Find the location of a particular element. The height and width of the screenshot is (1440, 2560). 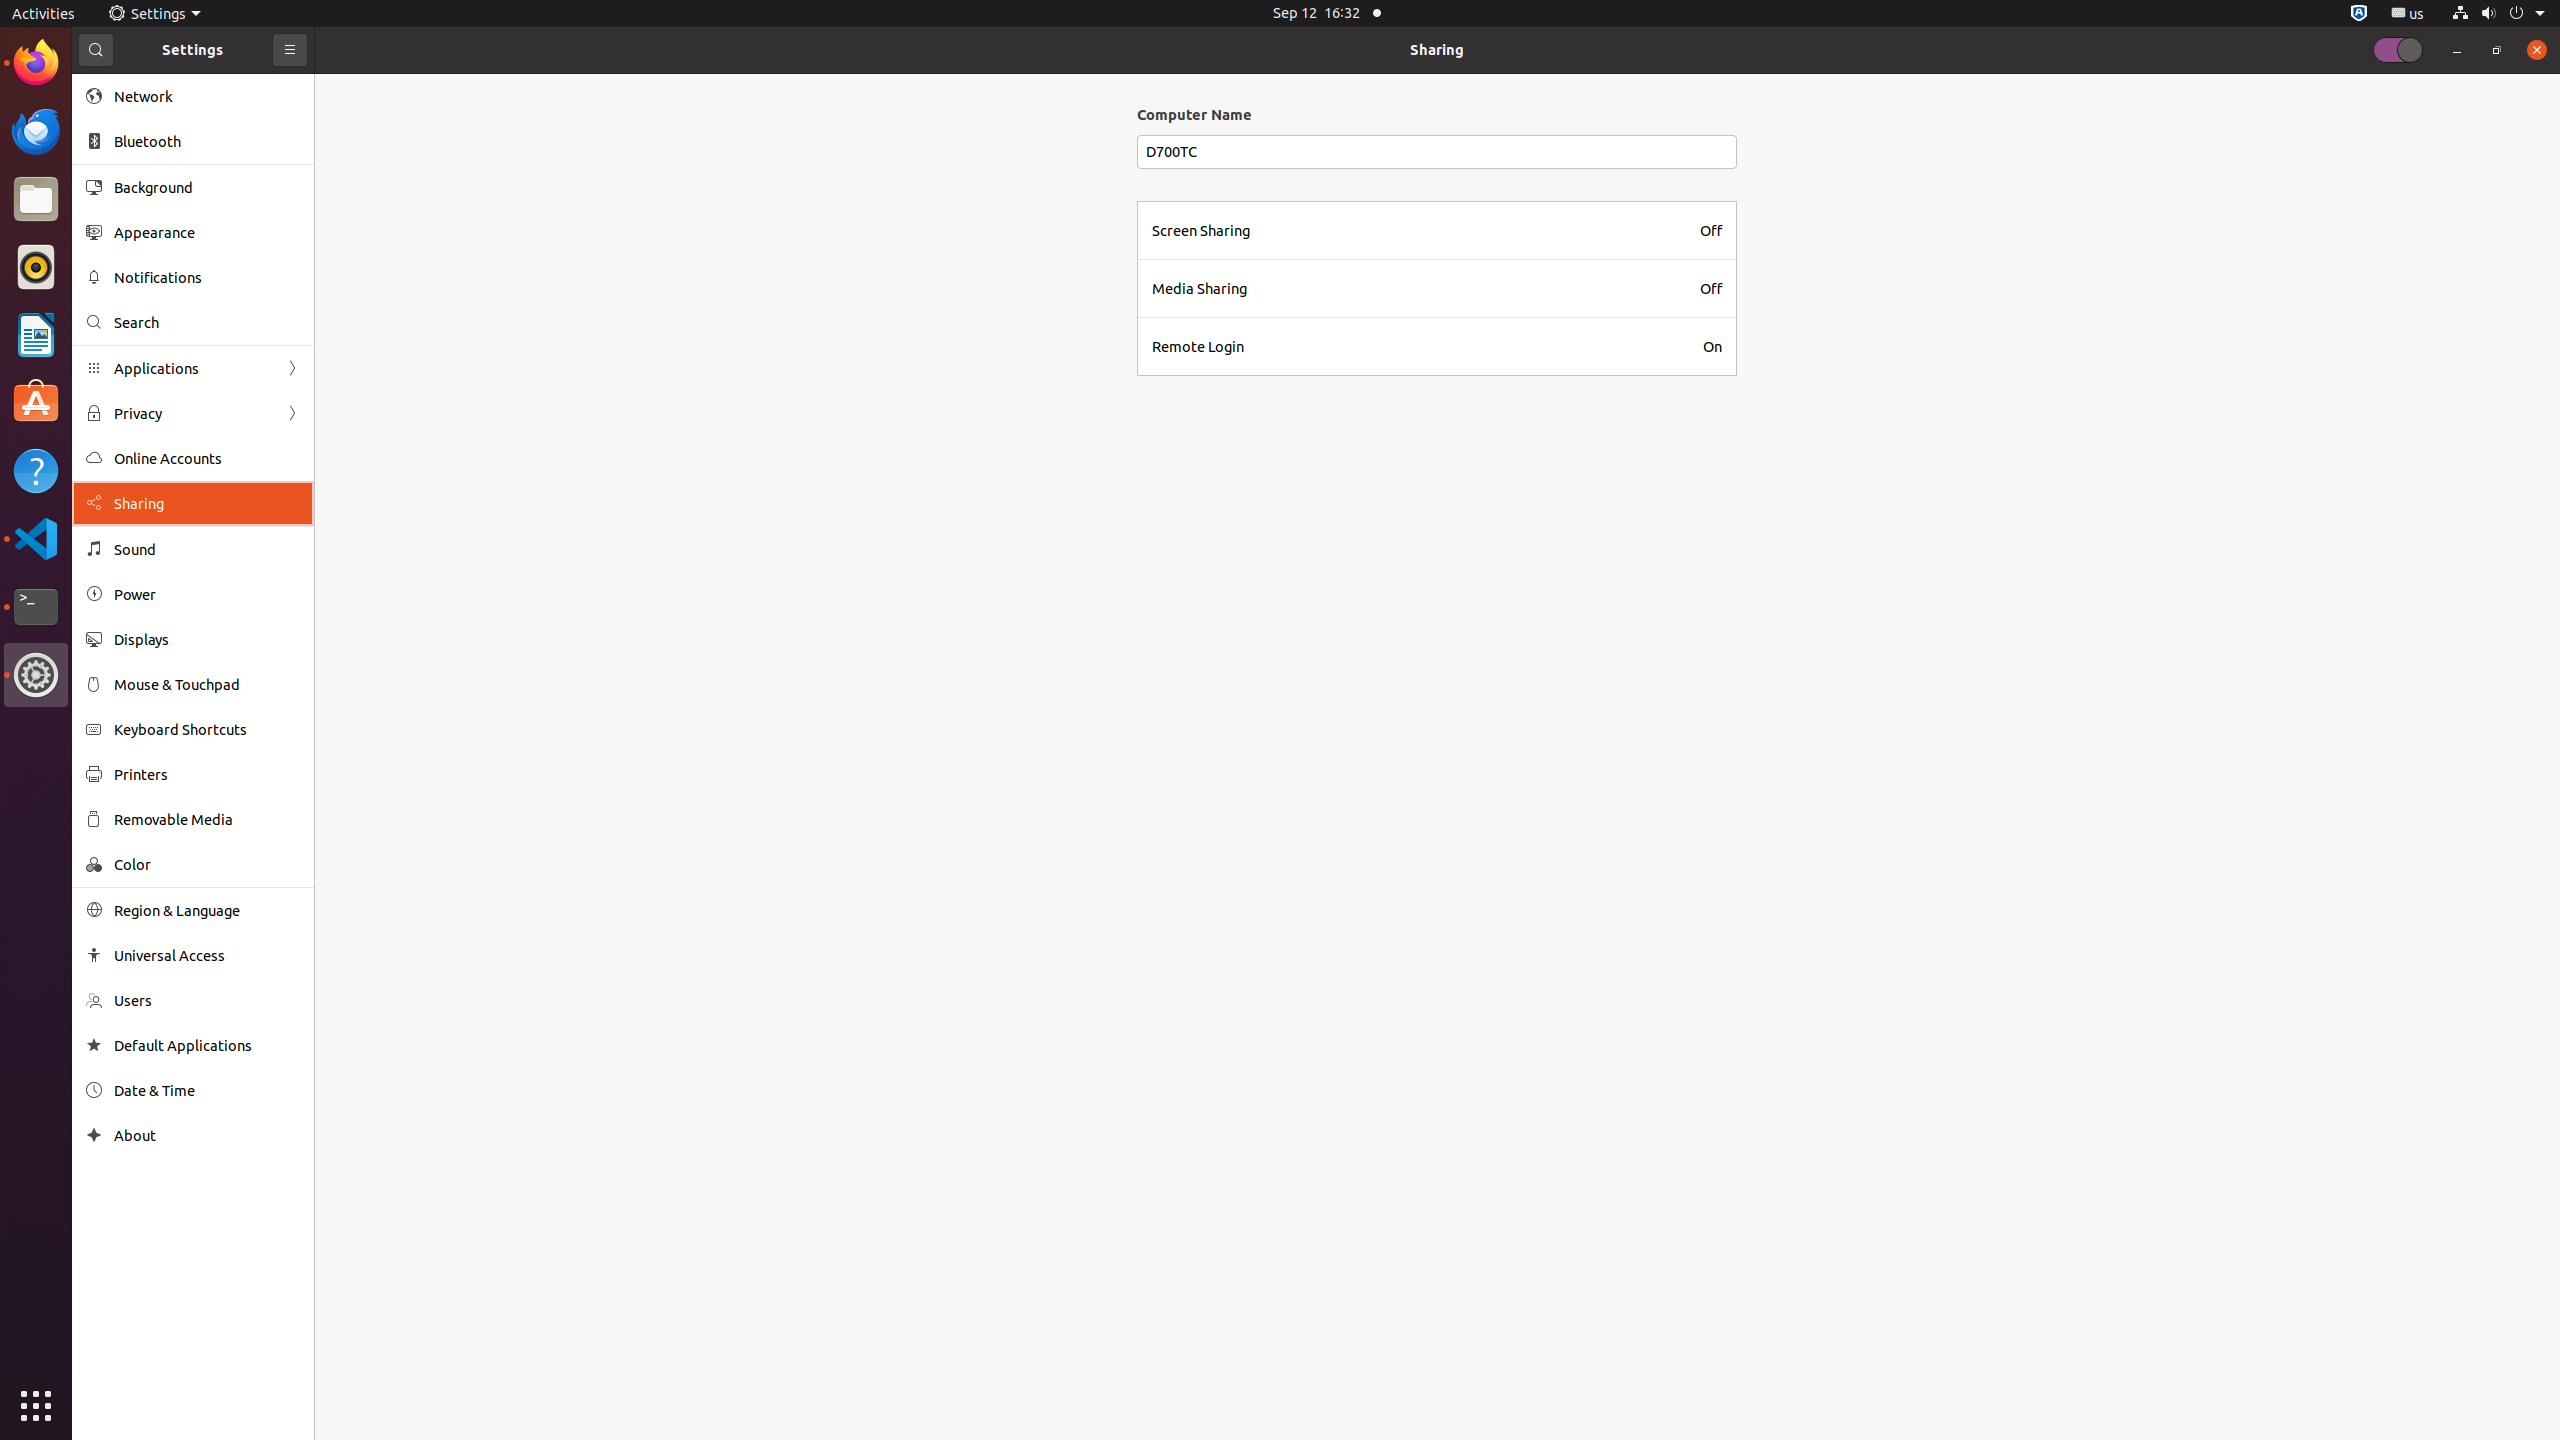

'Displays' is located at coordinates (207, 639).